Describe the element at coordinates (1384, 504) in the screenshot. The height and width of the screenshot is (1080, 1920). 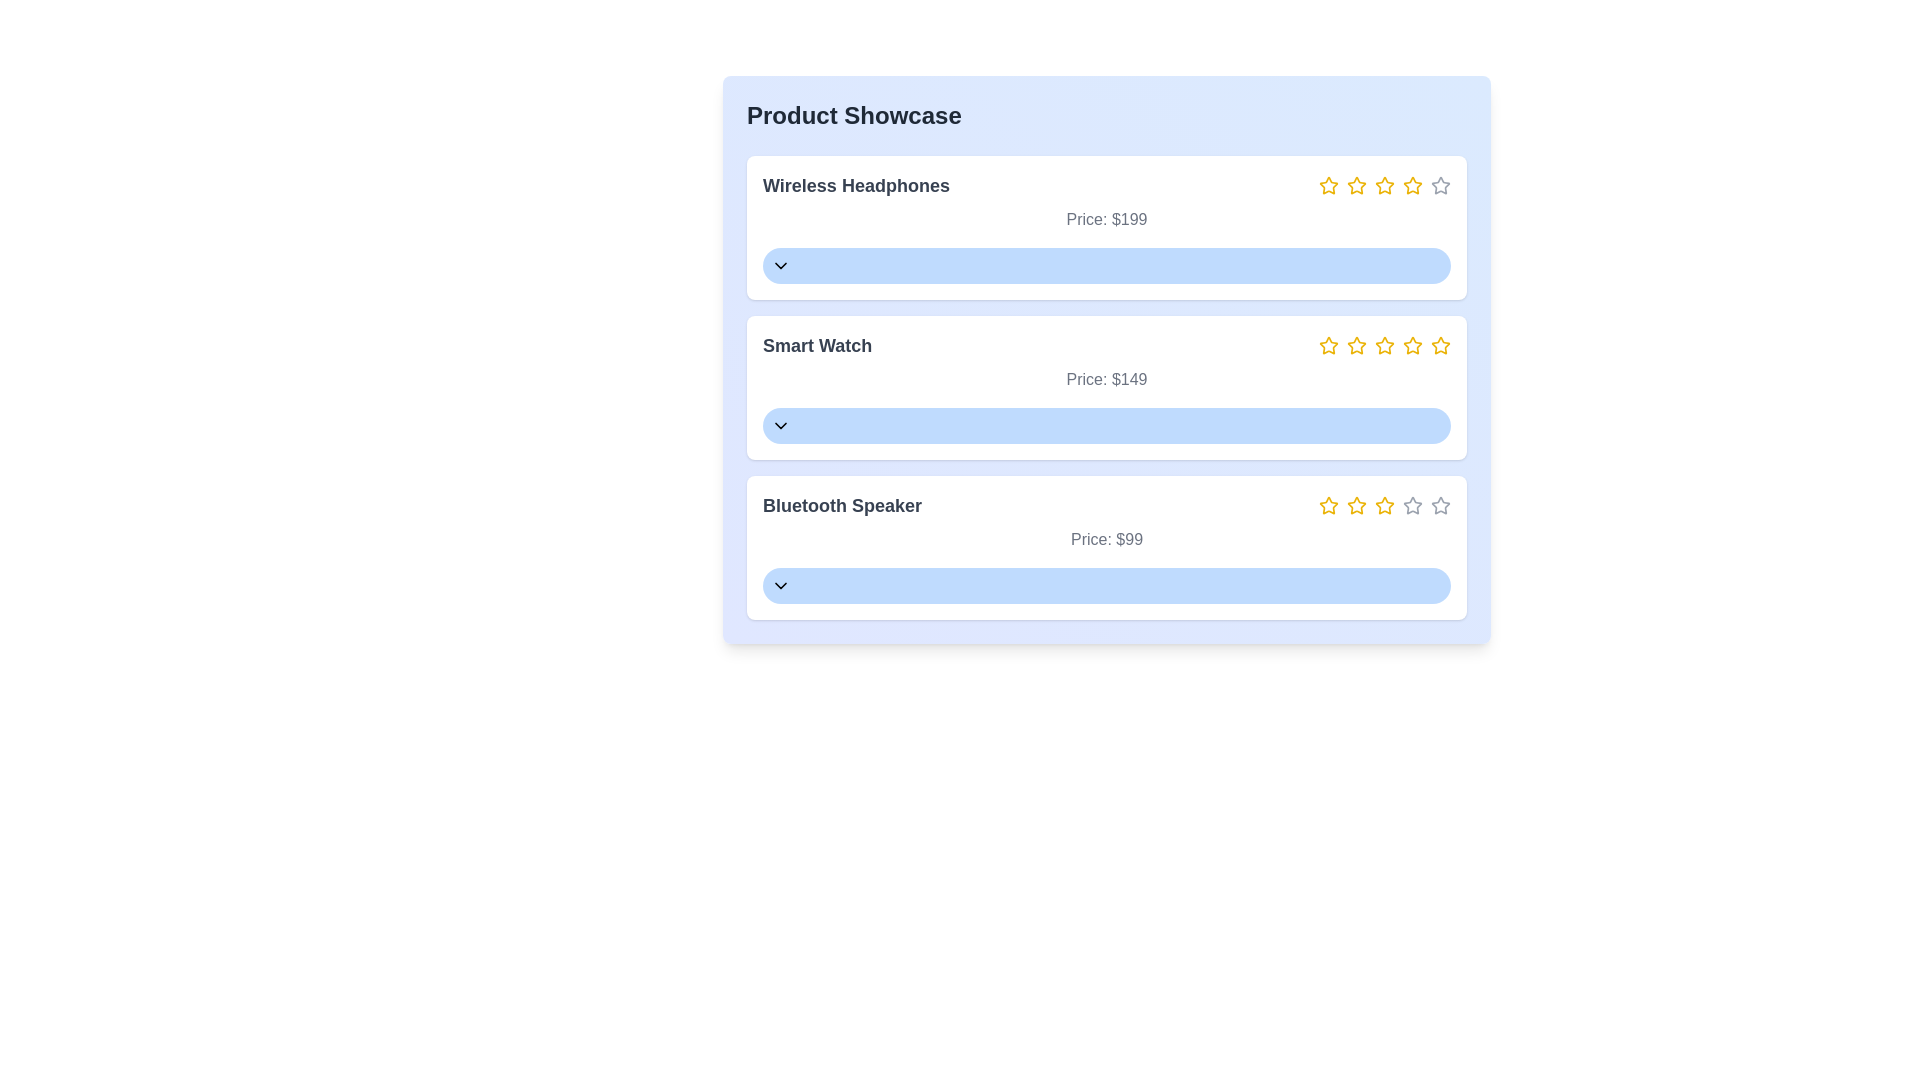
I see `the fourth star icon with a yellow border and filling in the Bluetooth Speaker product section to rate it` at that location.